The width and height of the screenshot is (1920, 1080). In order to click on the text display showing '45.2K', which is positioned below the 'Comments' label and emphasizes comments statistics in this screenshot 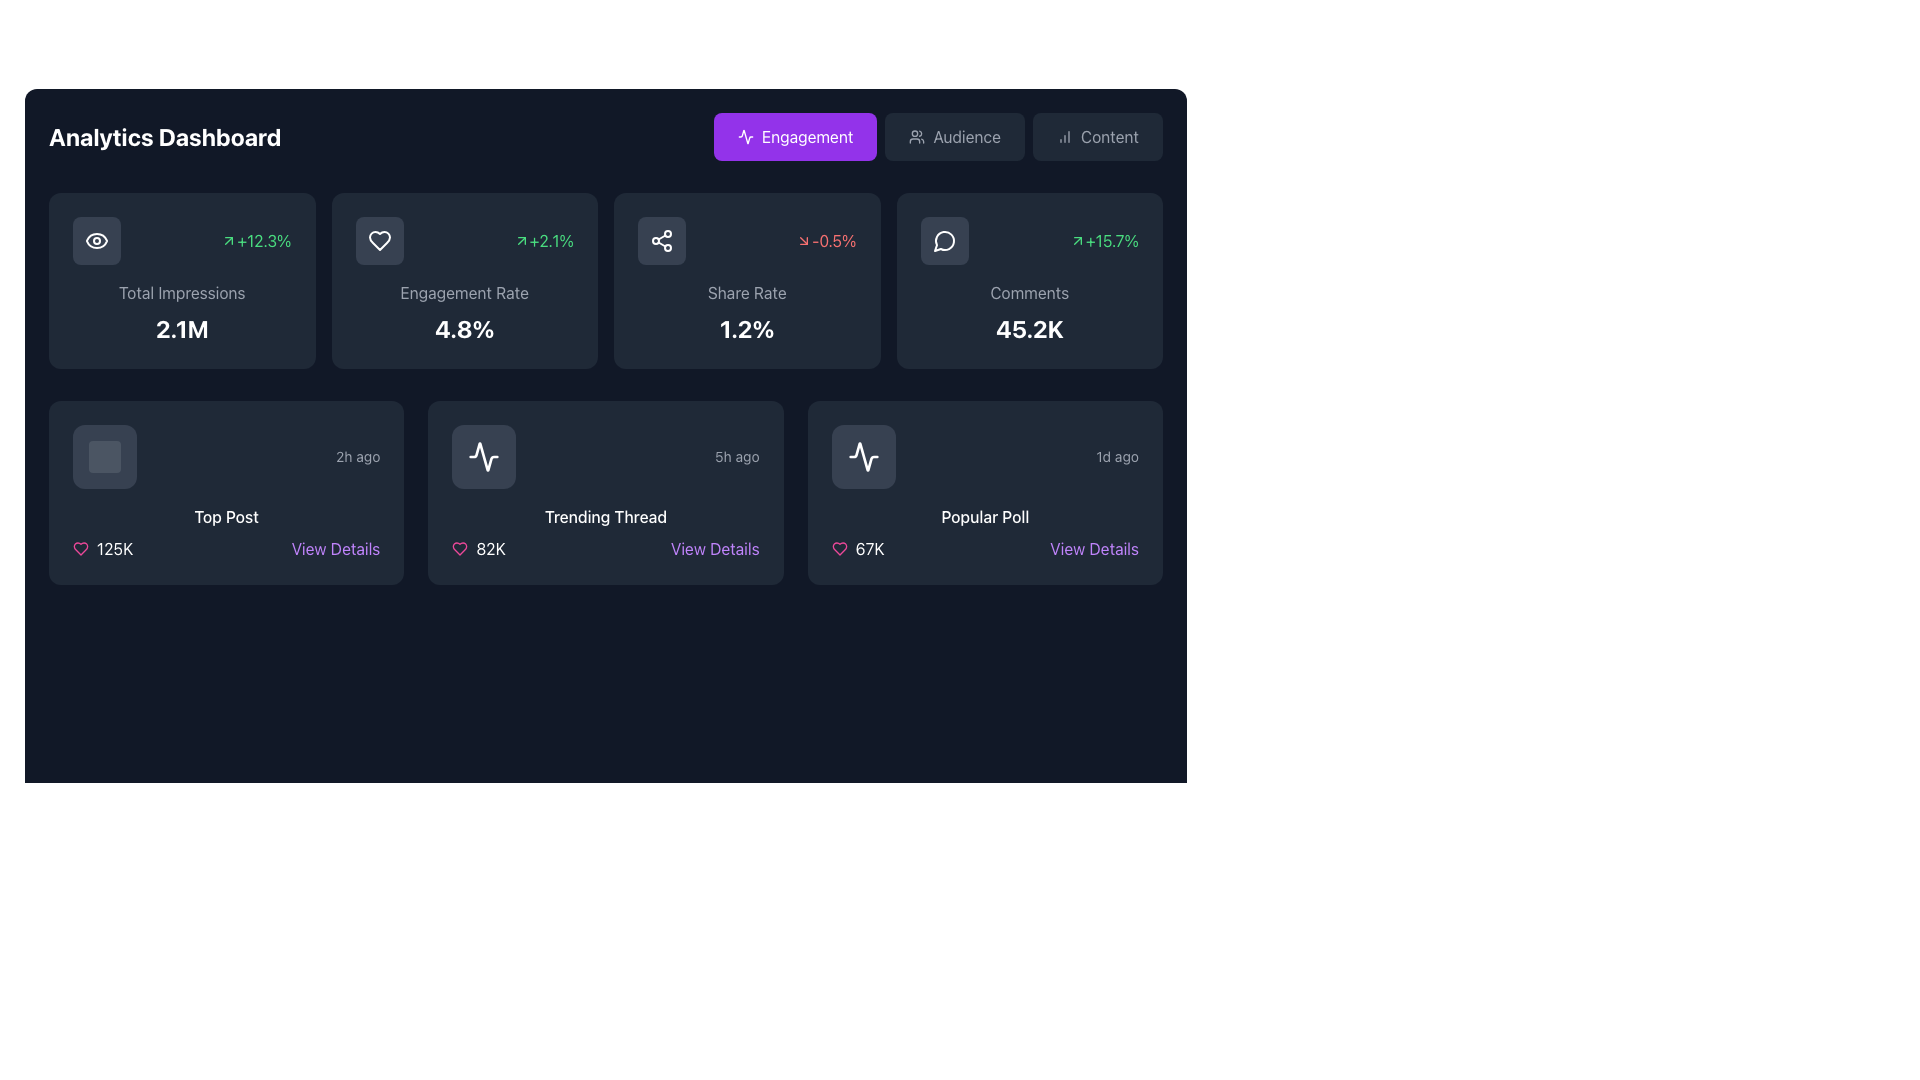, I will do `click(1029, 327)`.